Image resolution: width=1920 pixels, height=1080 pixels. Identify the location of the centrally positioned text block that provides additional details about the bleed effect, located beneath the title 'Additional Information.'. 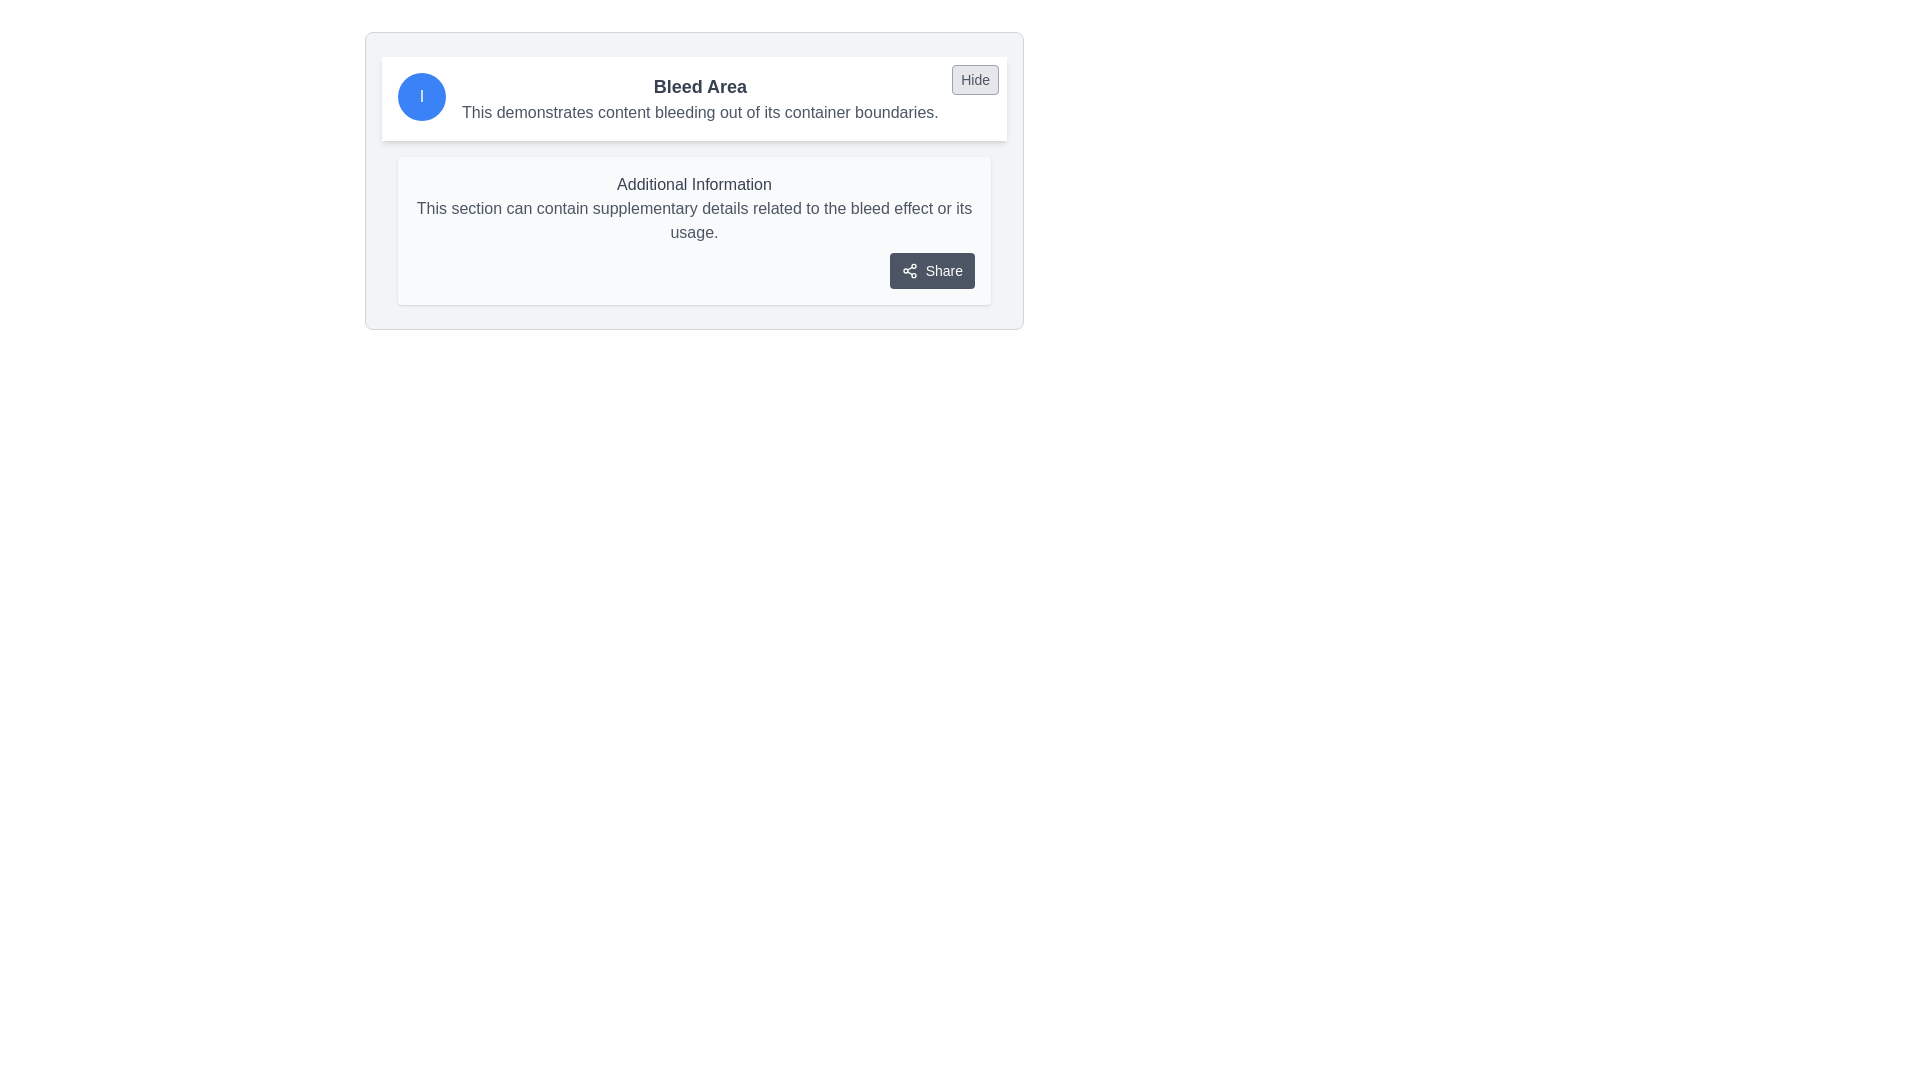
(694, 220).